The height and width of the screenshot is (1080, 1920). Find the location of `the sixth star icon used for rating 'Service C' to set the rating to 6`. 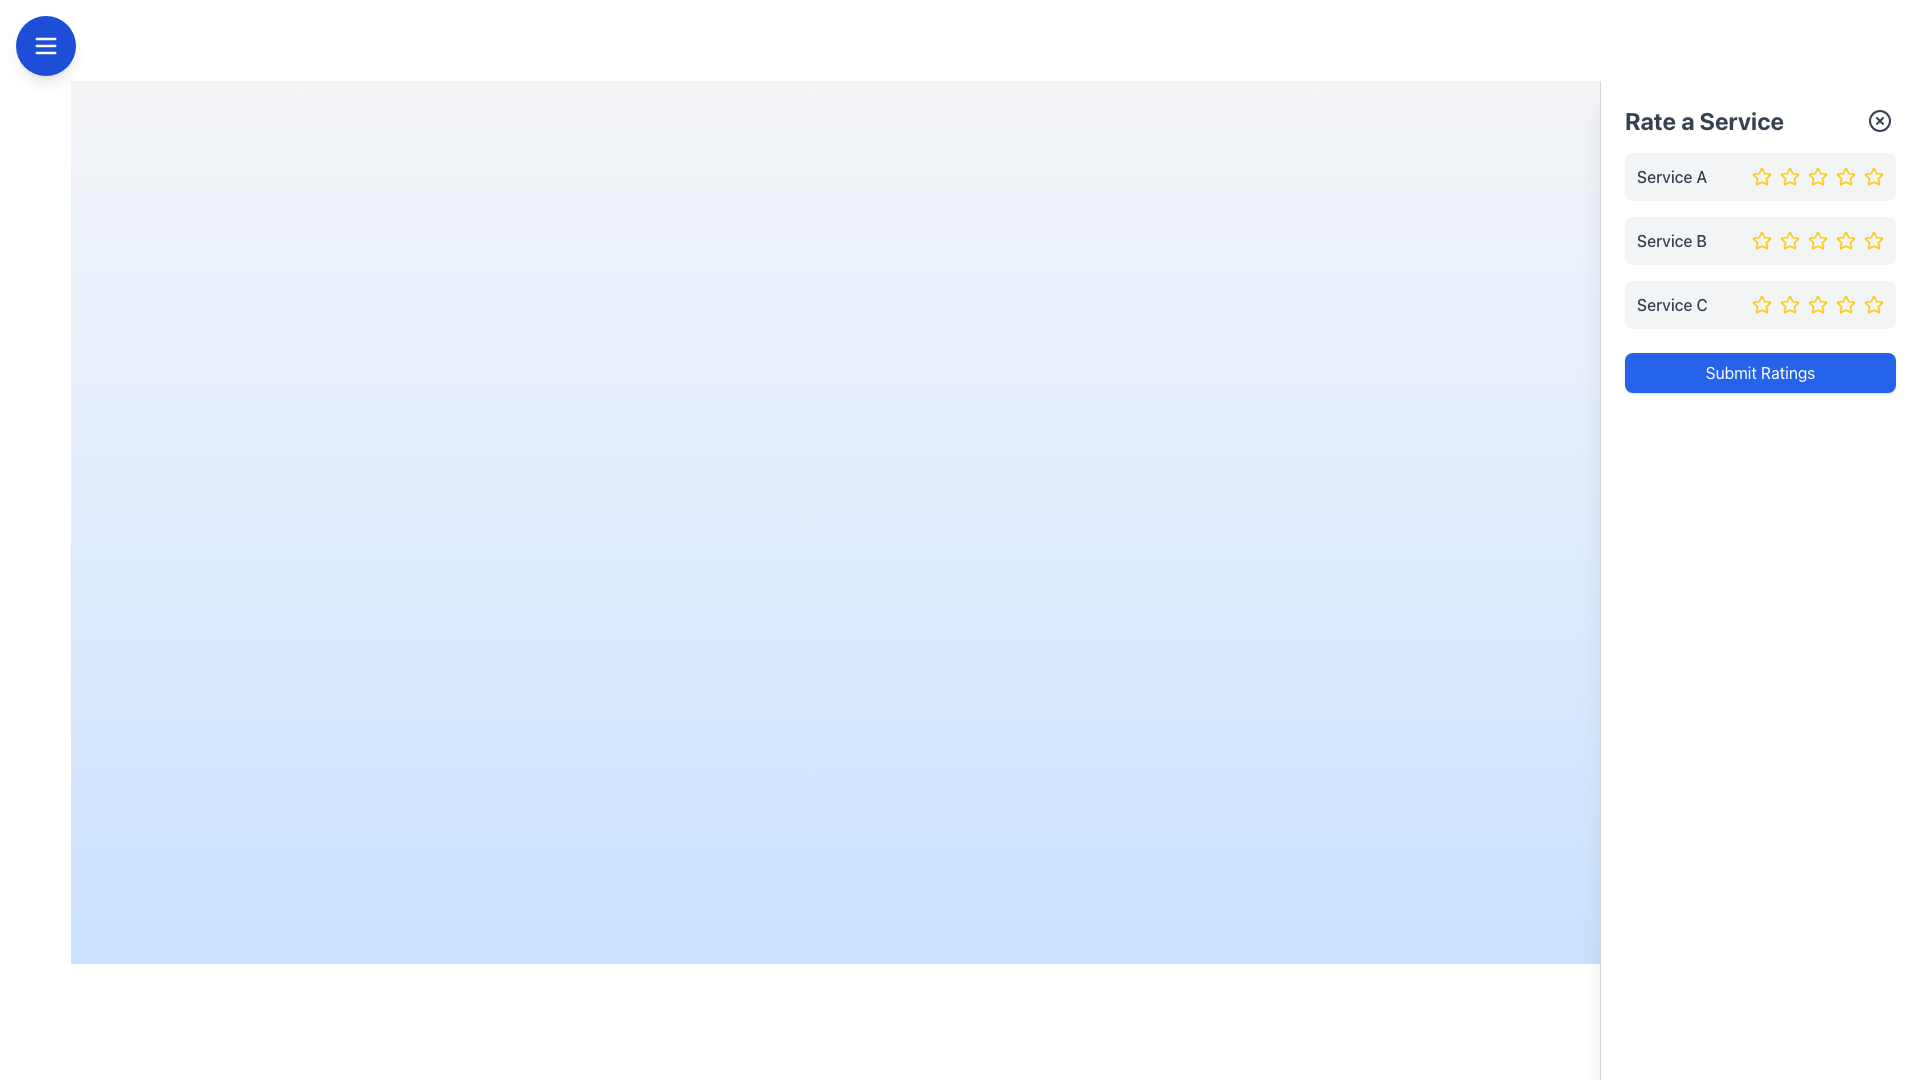

the sixth star icon used for rating 'Service C' to set the rating to 6 is located at coordinates (1845, 304).